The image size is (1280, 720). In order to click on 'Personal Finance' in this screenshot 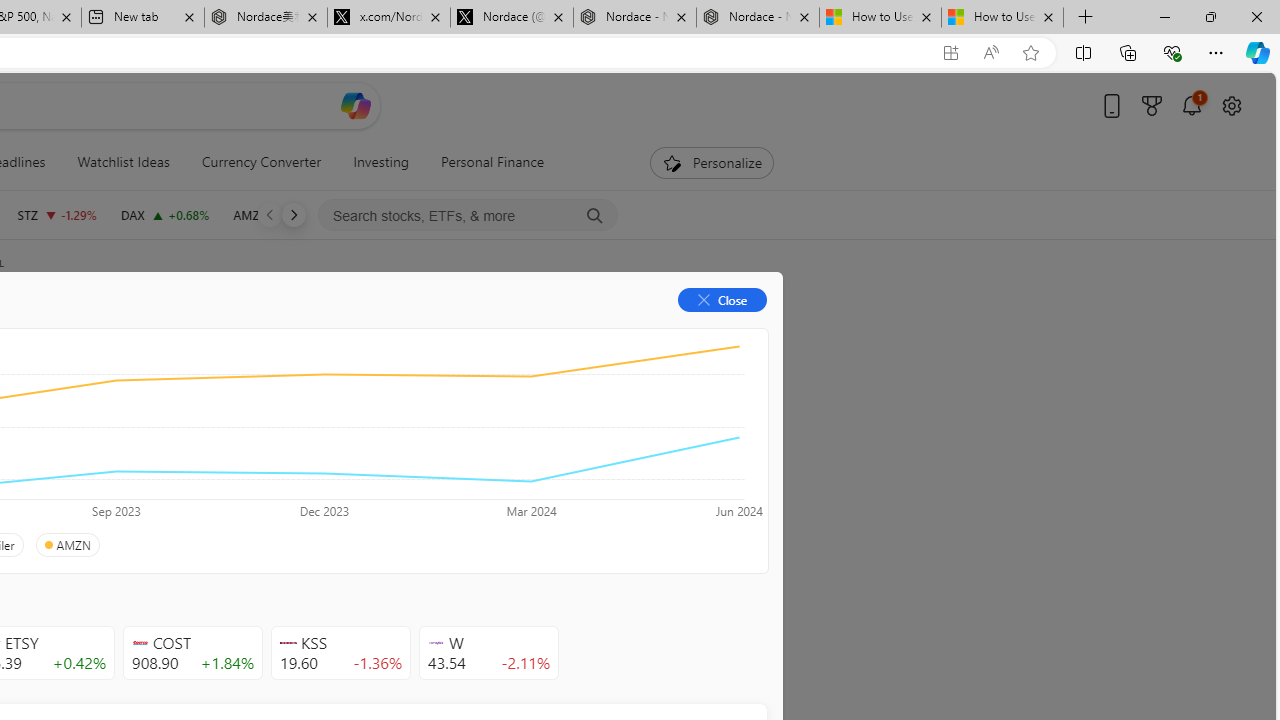, I will do `click(485, 162)`.